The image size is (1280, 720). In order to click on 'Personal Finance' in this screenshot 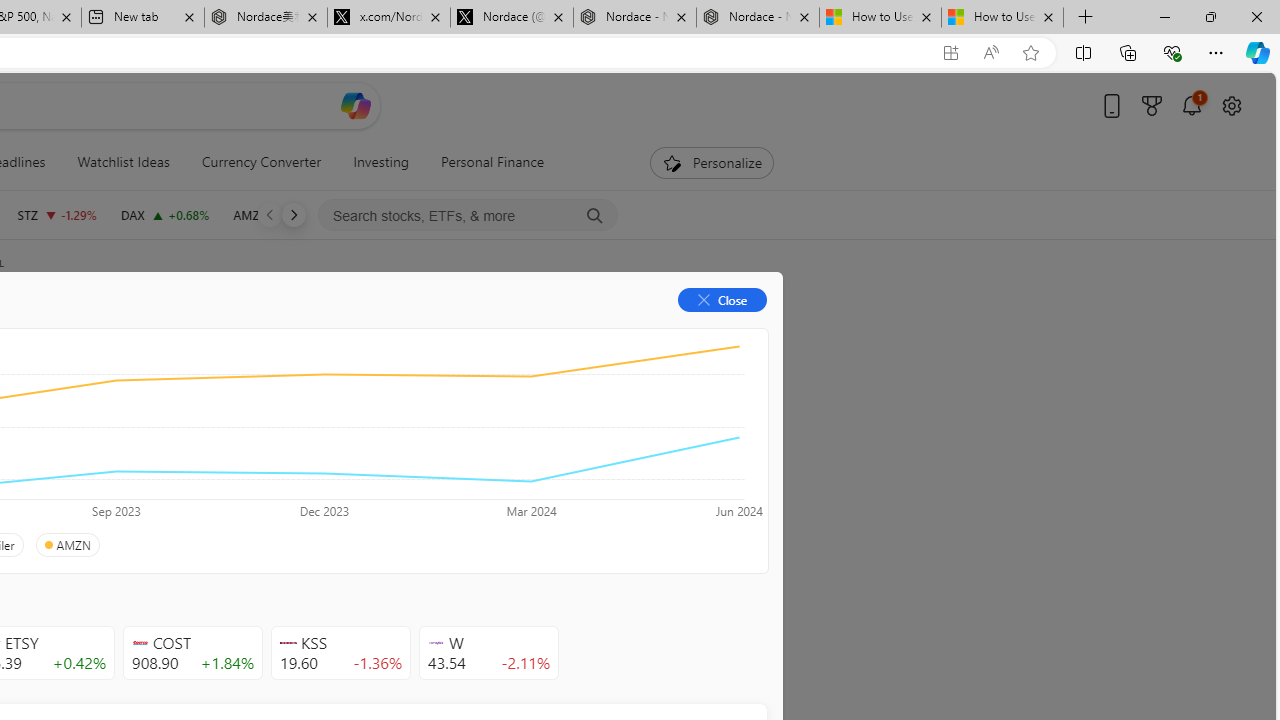, I will do `click(485, 162)`.